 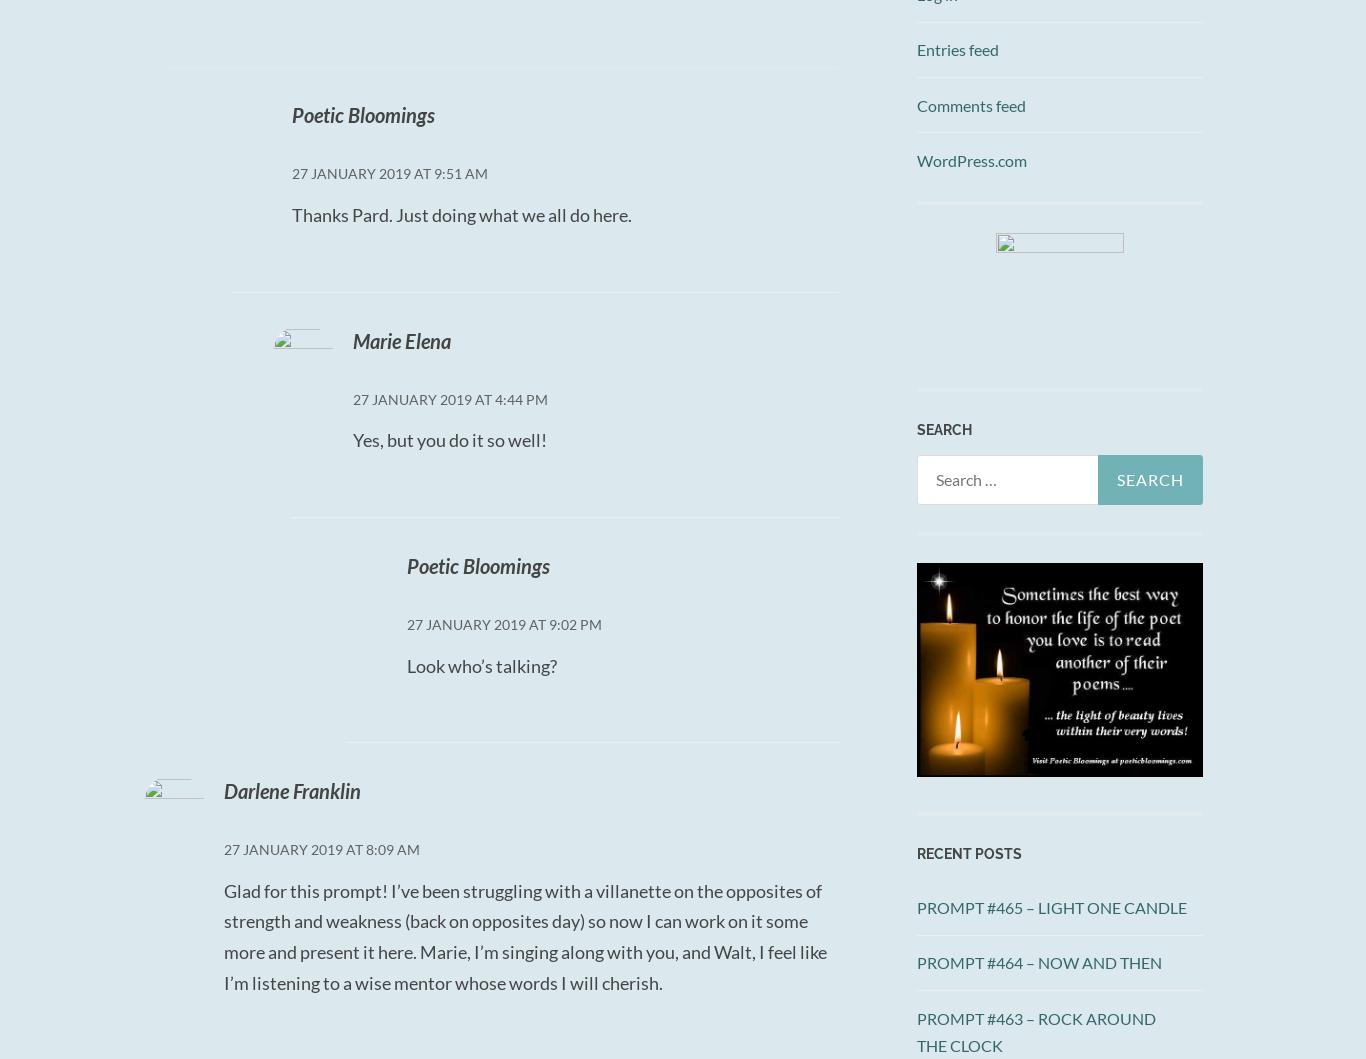 I want to click on 'Glad for this prompt!  I’ve been struggling with a villanette on the opposites of strength and weakness (back on opposites day) so now I can work on it some more and present it here.  Marie, I’m singing along with you, and Walt, I feel like I’m listening to a wise mentor whose words I will cherish.', so click(x=223, y=936).